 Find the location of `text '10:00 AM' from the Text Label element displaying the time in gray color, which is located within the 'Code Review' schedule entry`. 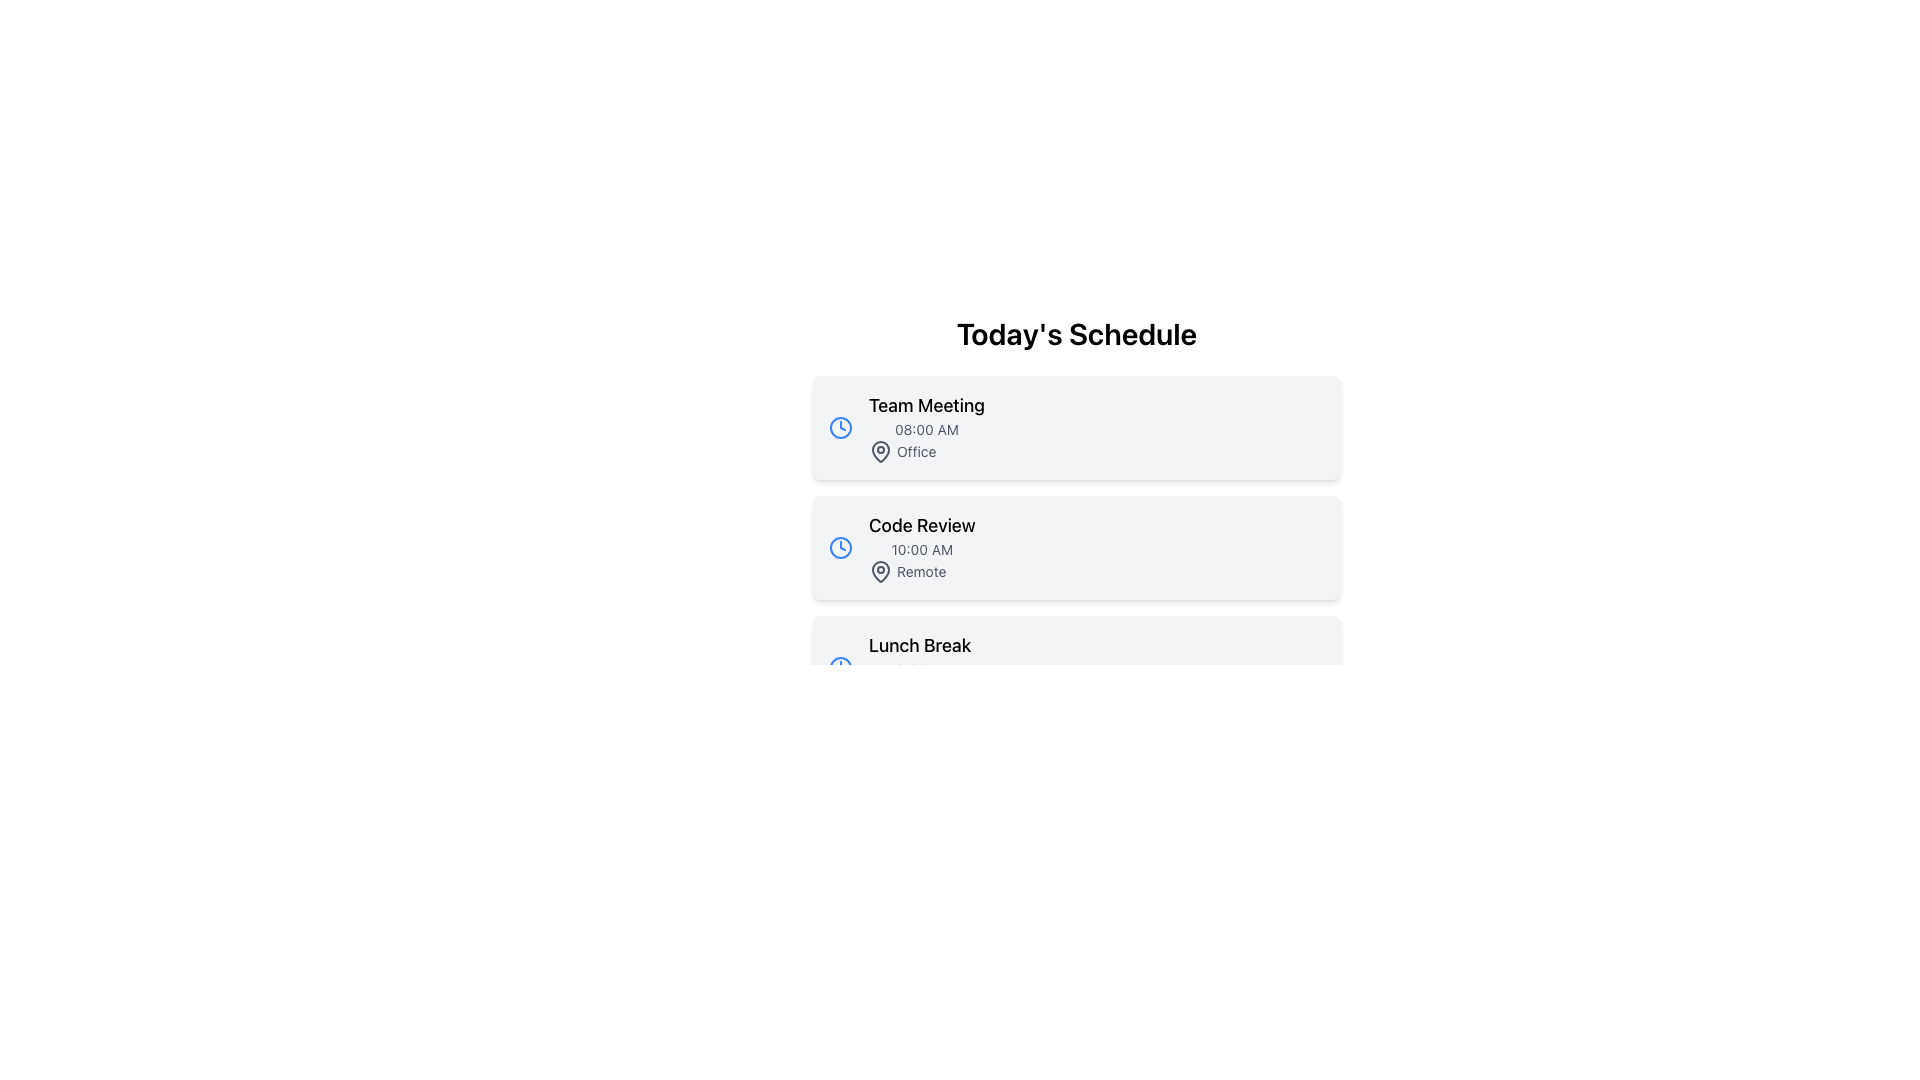

text '10:00 AM' from the Text Label element displaying the time in gray color, which is located within the 'Code Review' schedule entry is located at coordinates (921, 550).